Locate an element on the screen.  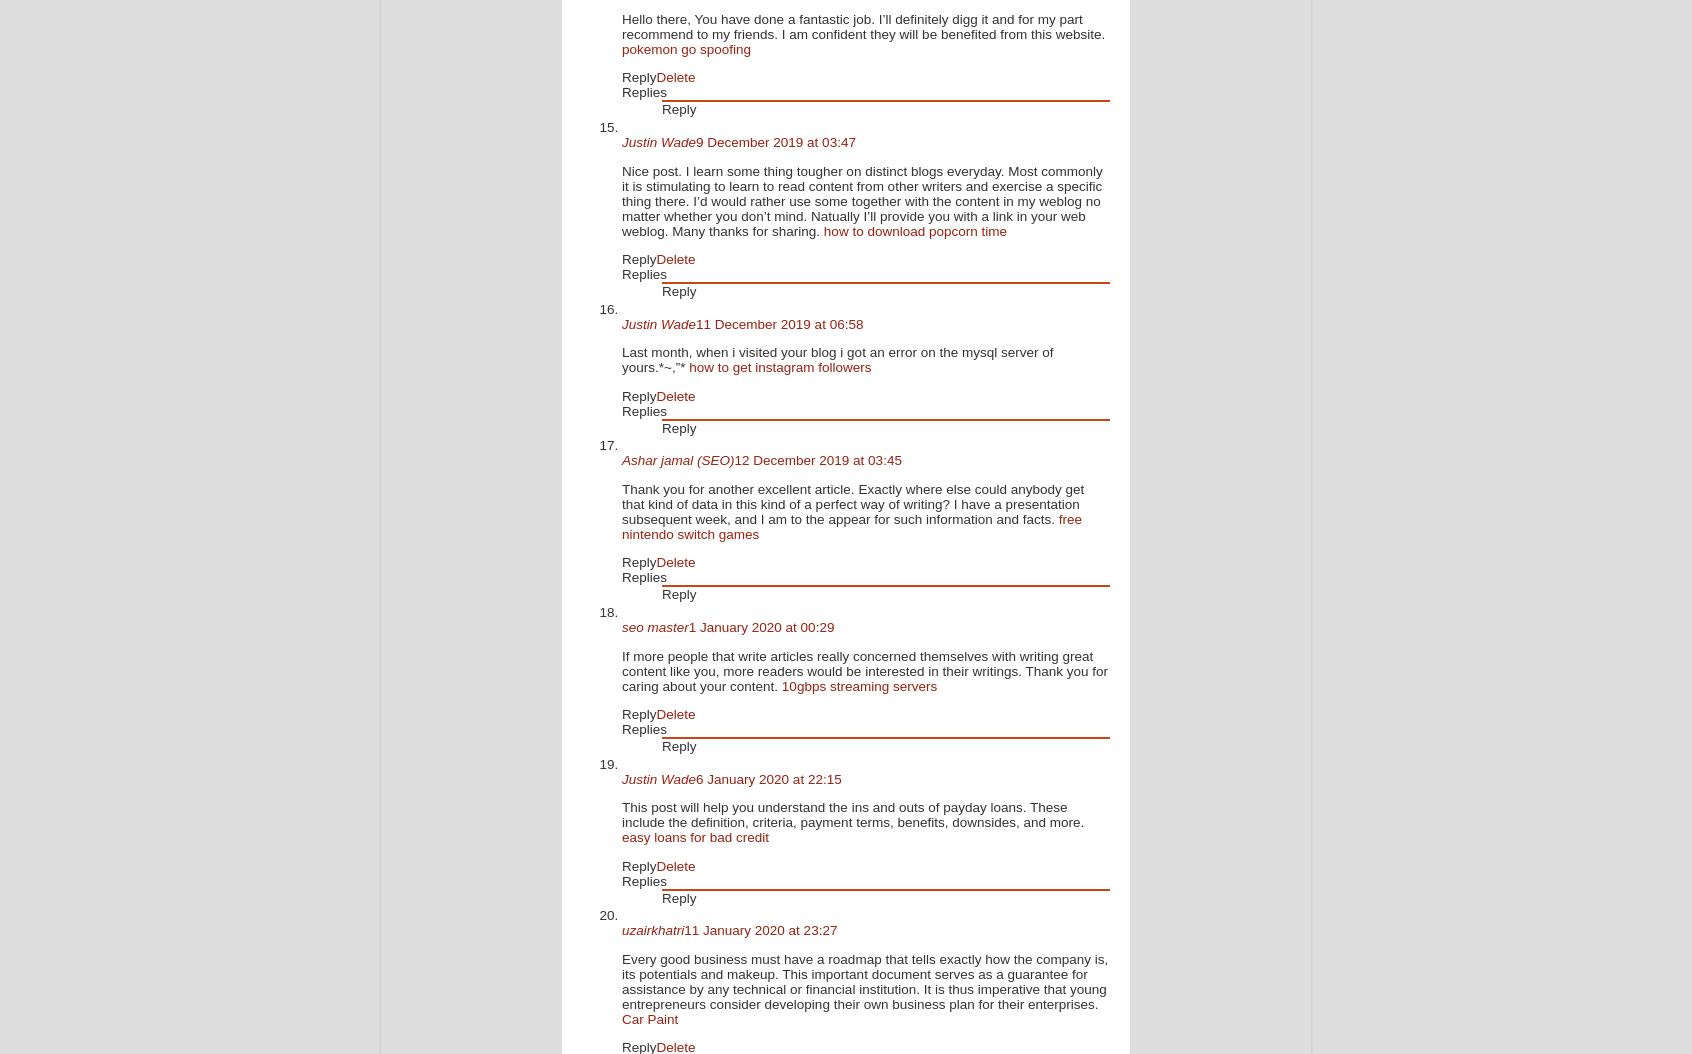
'1 January 2020 at 00:29' is located at coordinates (760, 626).